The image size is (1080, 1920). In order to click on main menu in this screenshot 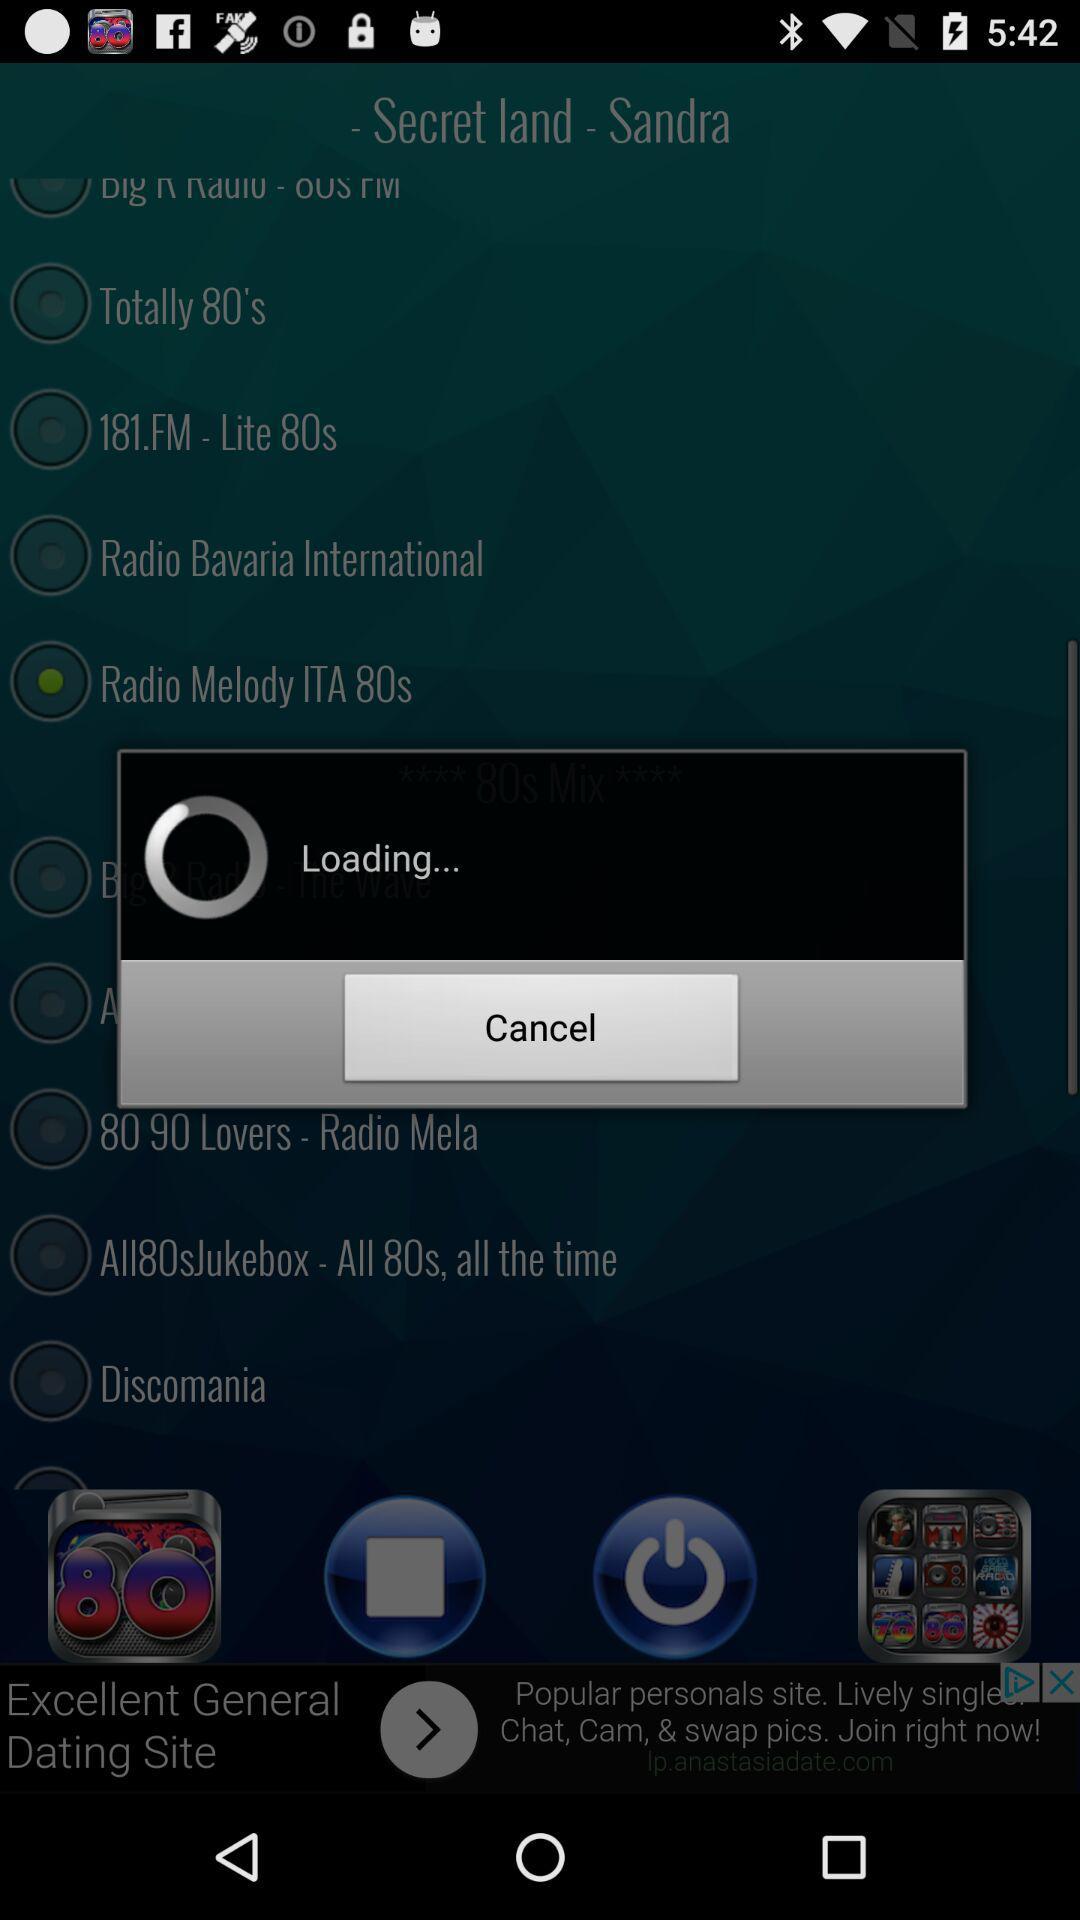, I will do `click(945, 1575)`.